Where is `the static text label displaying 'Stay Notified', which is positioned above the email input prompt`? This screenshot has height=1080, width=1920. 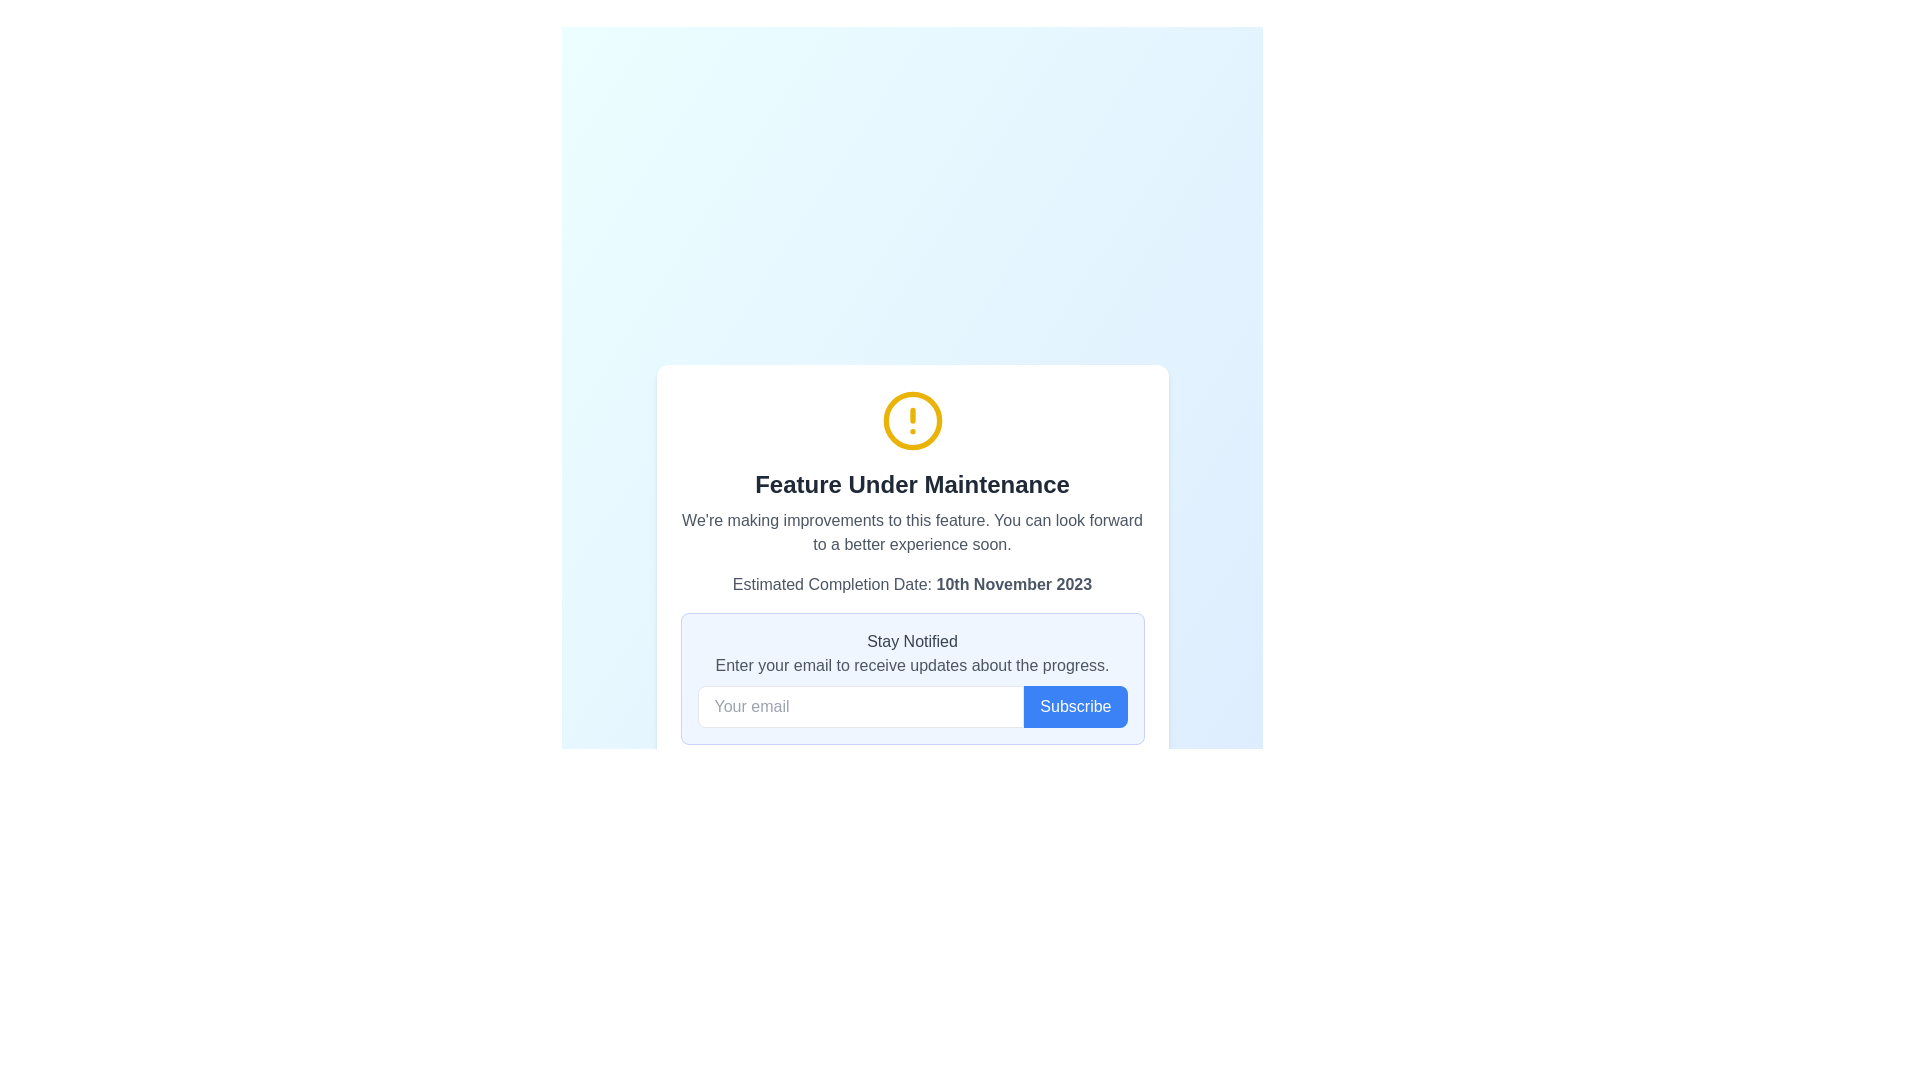
the static text label displaying 'Stay Notified', which is positioned above the email input prompt is located at coordinates (911, 641).